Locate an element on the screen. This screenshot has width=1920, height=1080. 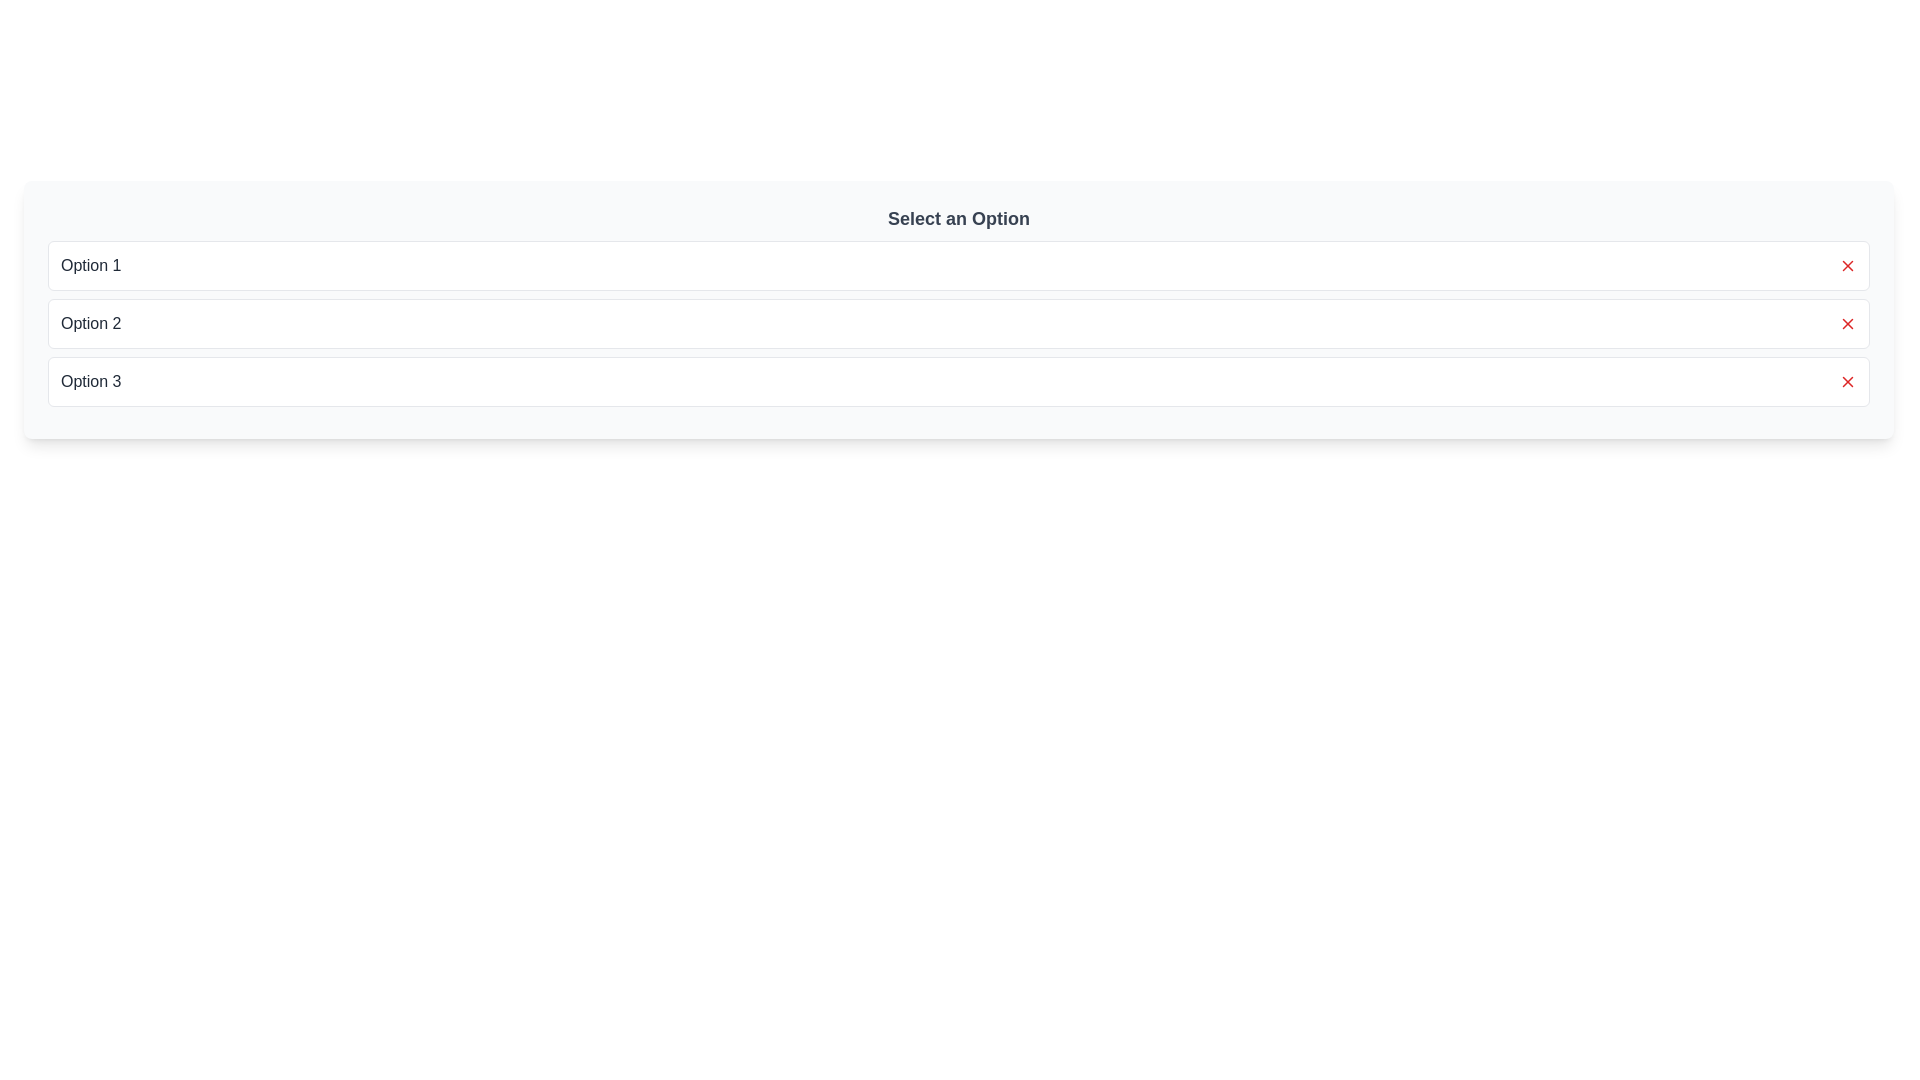
the red 'X' icon button indicating deletion or closing, located at the far right of 'Option 1' is located at coordinates (1847, 265).